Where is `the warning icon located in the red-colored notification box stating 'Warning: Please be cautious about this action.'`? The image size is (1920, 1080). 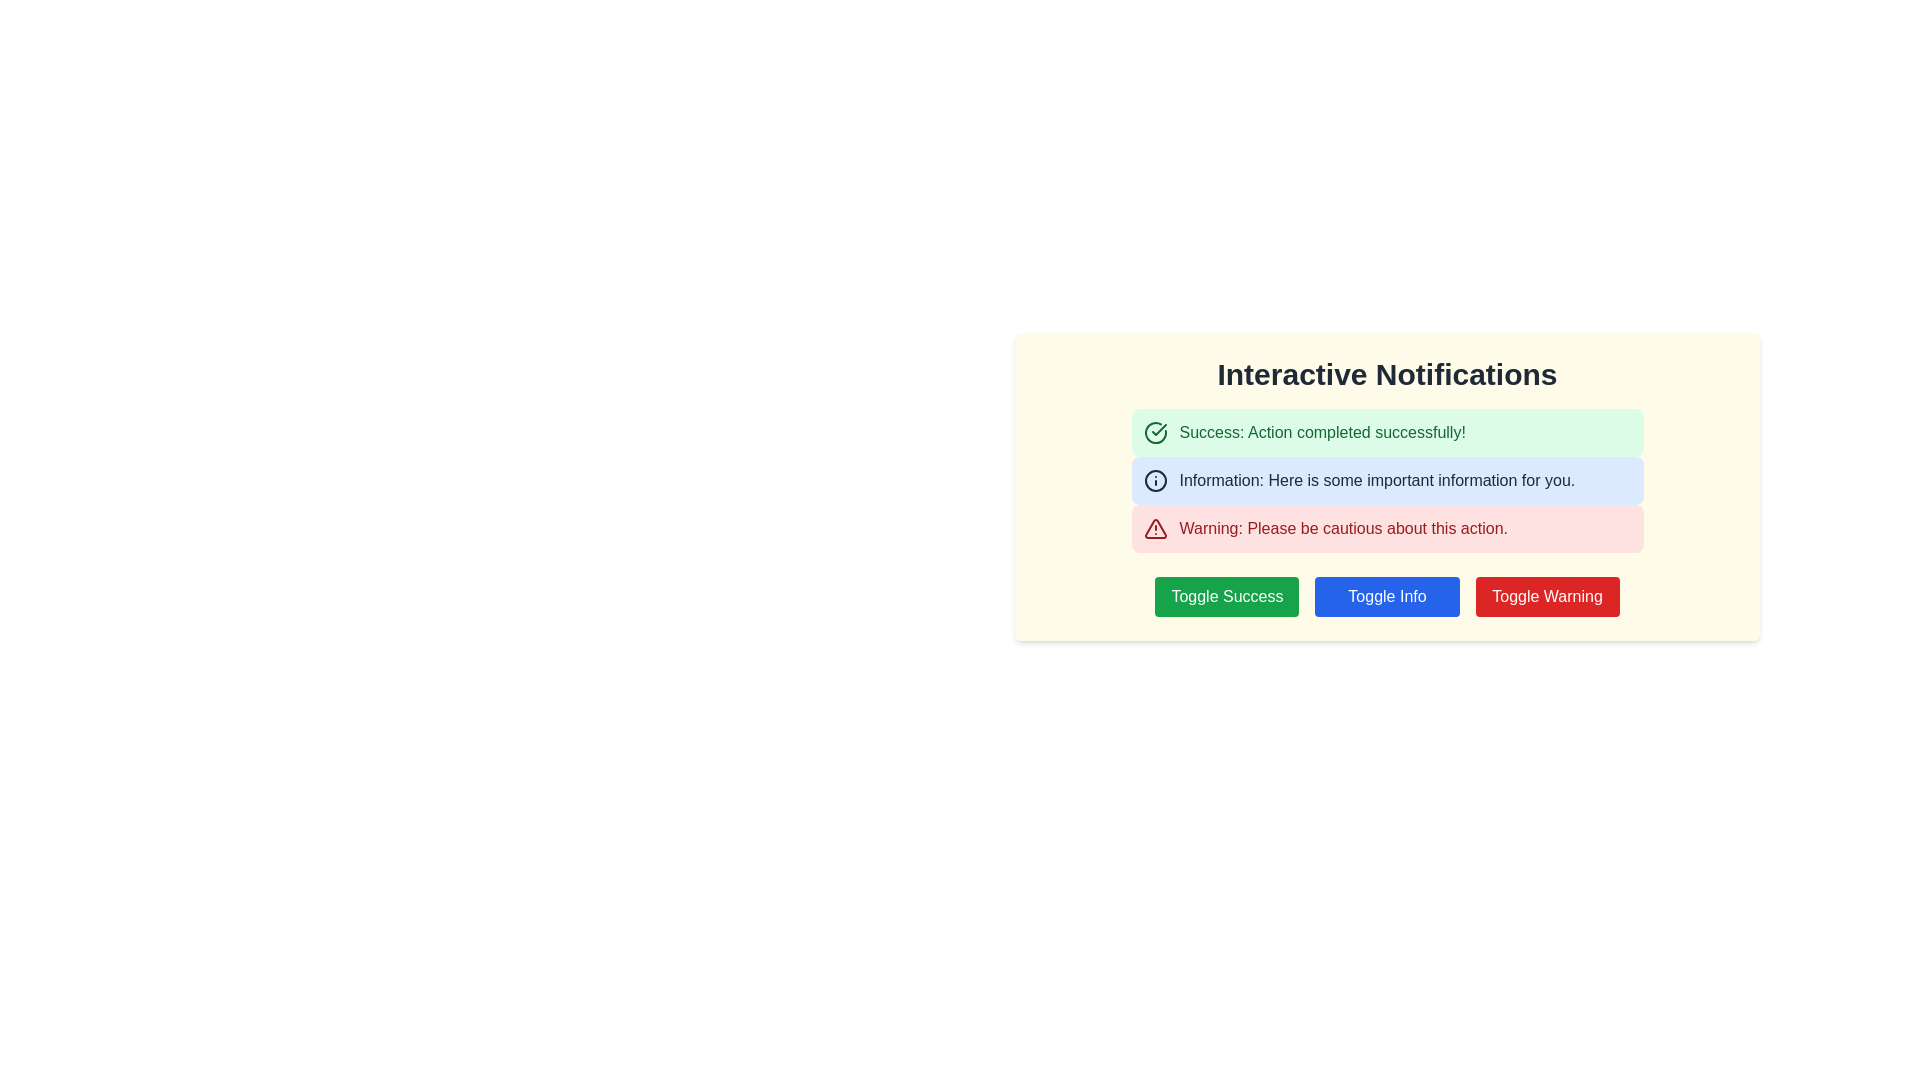 the warning icon located in the red-colored notification box stating 'Warning: Please be cautious about this action.' is located at coordinates (1155, 527).